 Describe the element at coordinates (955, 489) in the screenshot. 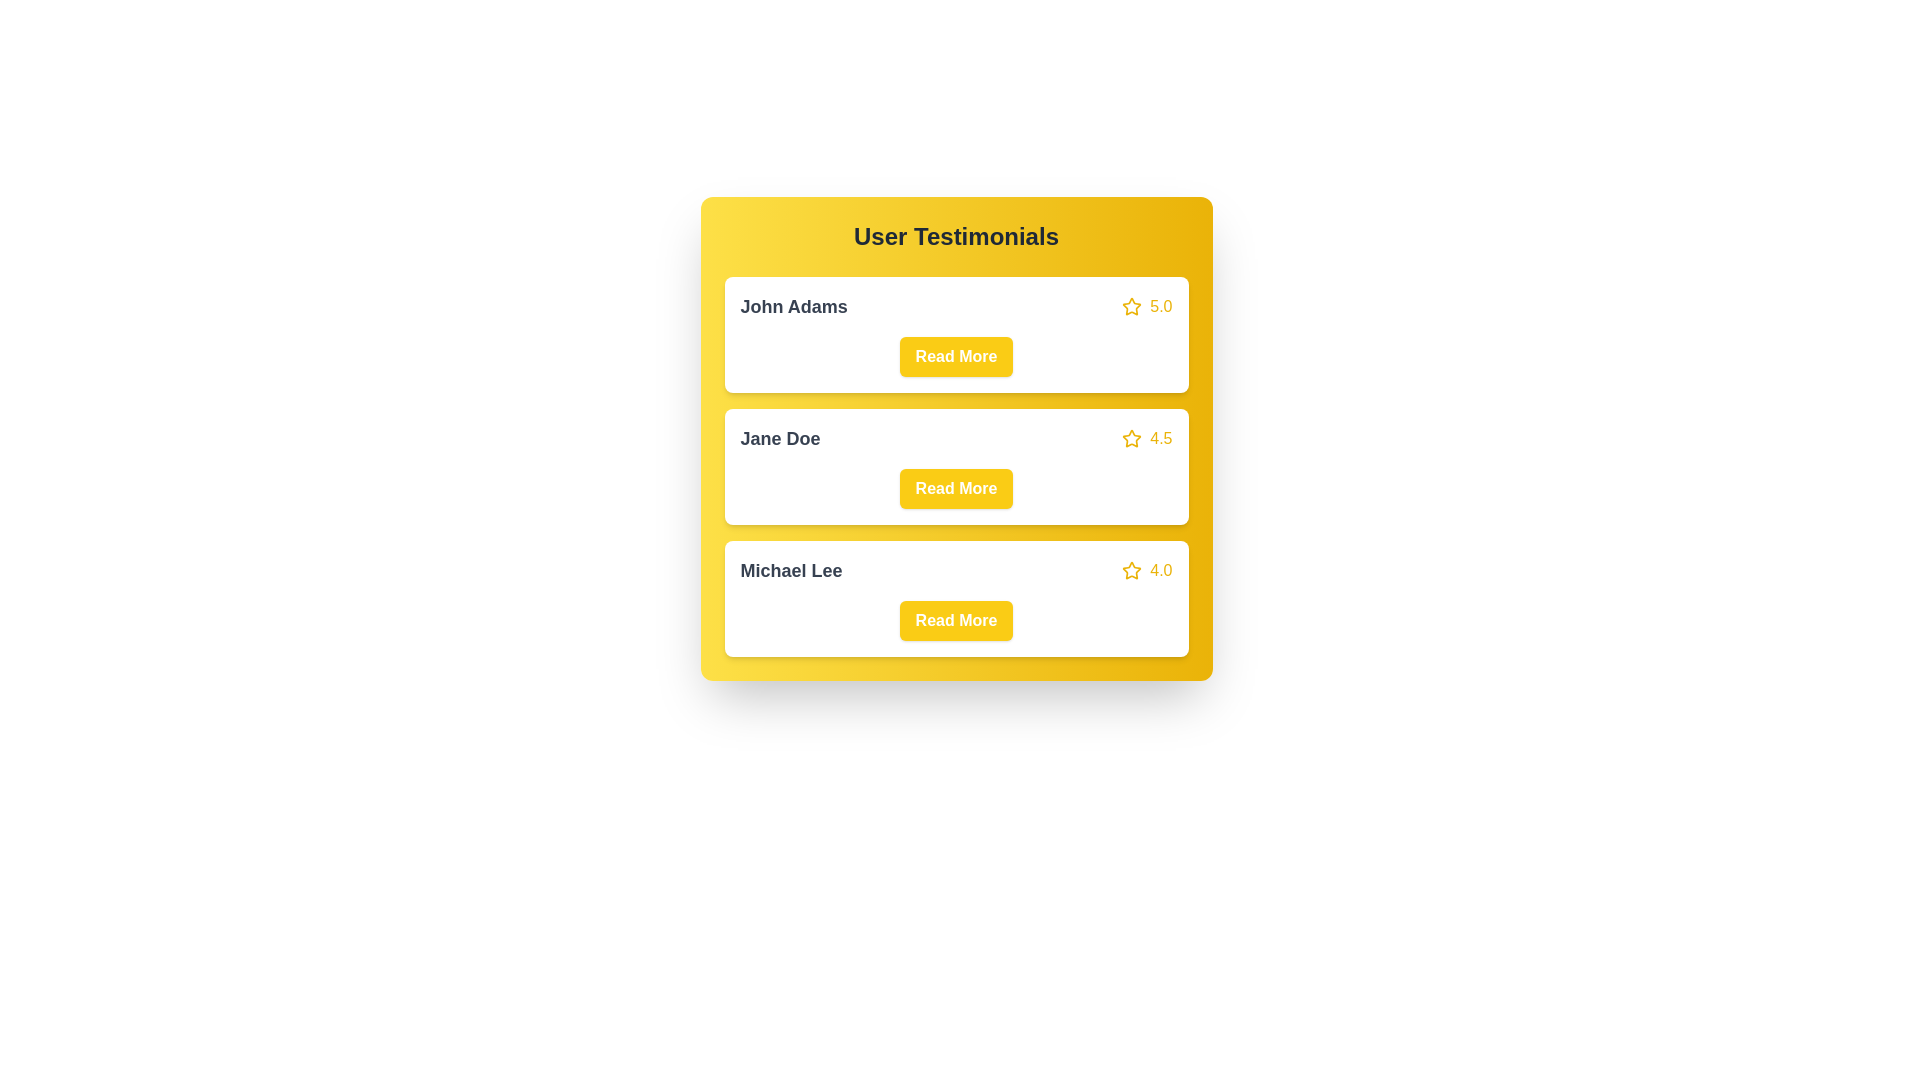

I see `the 'Read More' button for Jane Doe to expand or collapse the review` at that location.